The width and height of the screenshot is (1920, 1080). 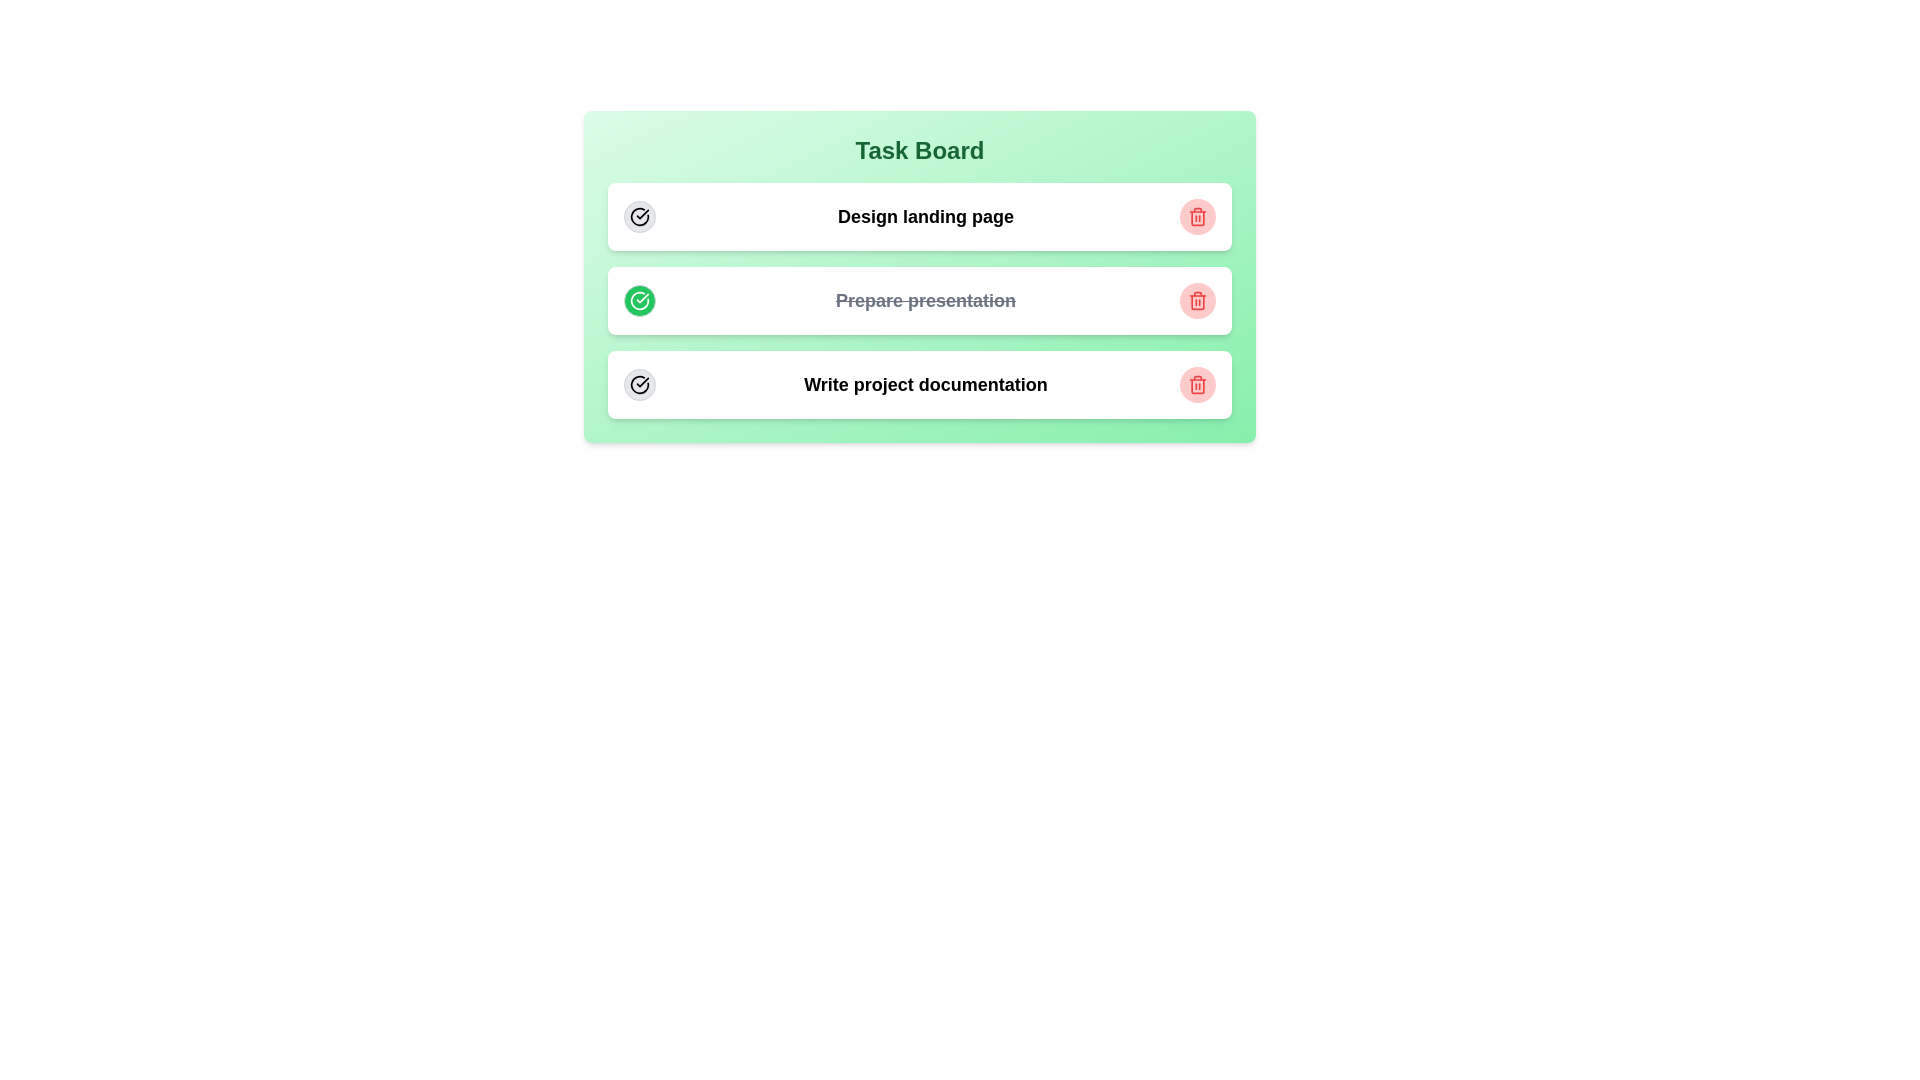 I want to click on the trash icon of the task with title Design landing page to delete it, so click(x=1198, y=216).